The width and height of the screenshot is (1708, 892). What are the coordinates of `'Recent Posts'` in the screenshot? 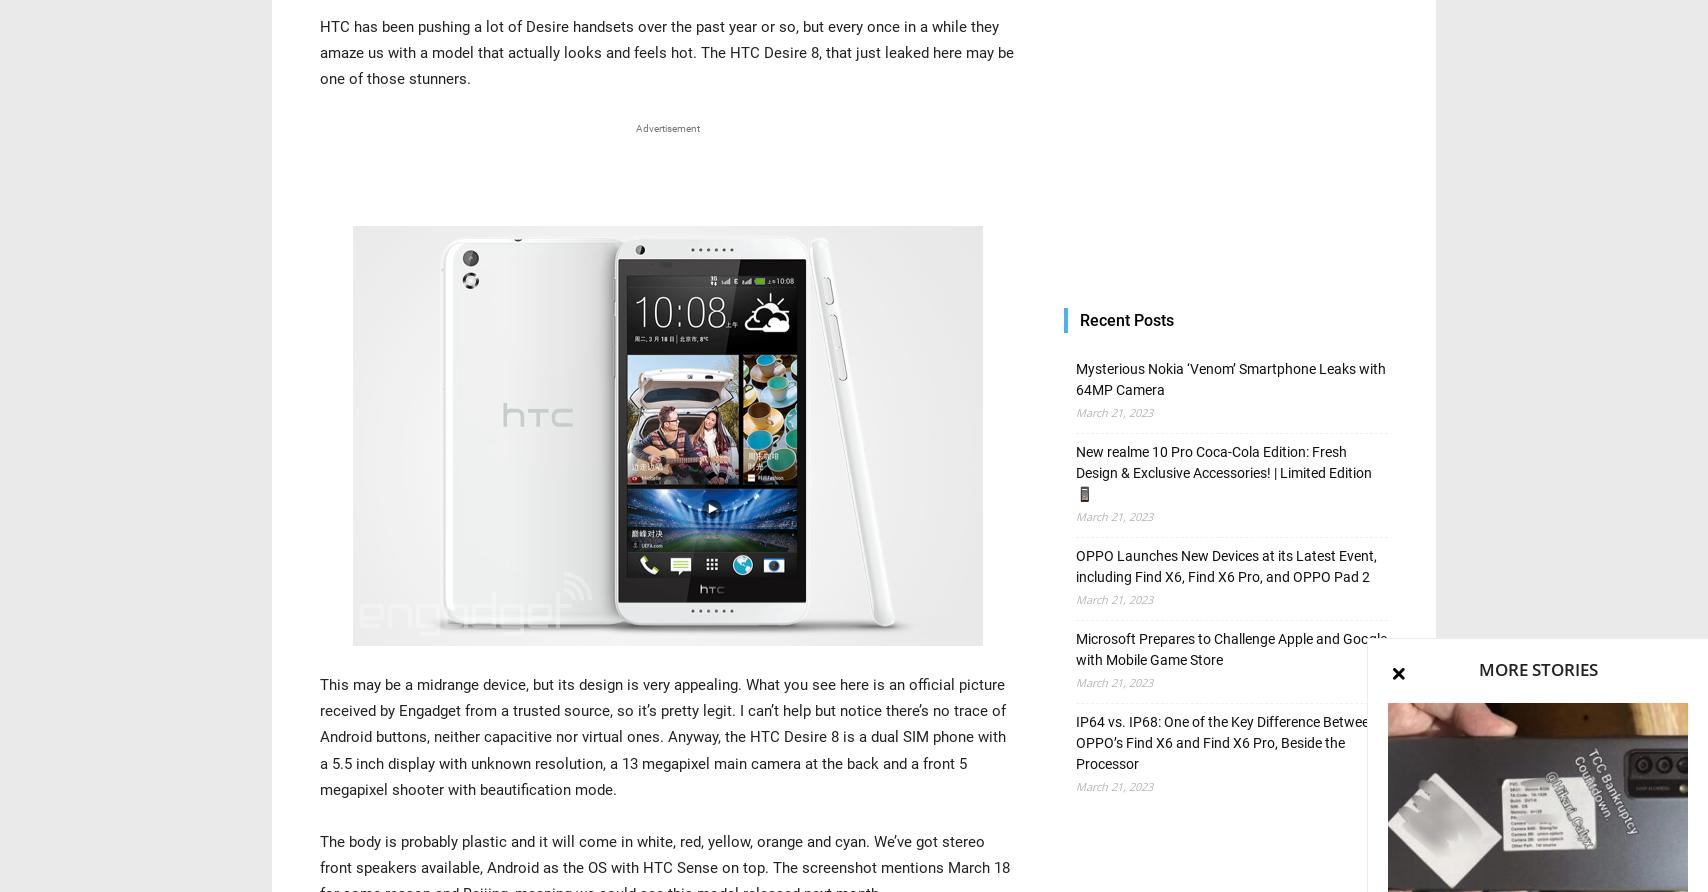 It's located at (1126, 320).